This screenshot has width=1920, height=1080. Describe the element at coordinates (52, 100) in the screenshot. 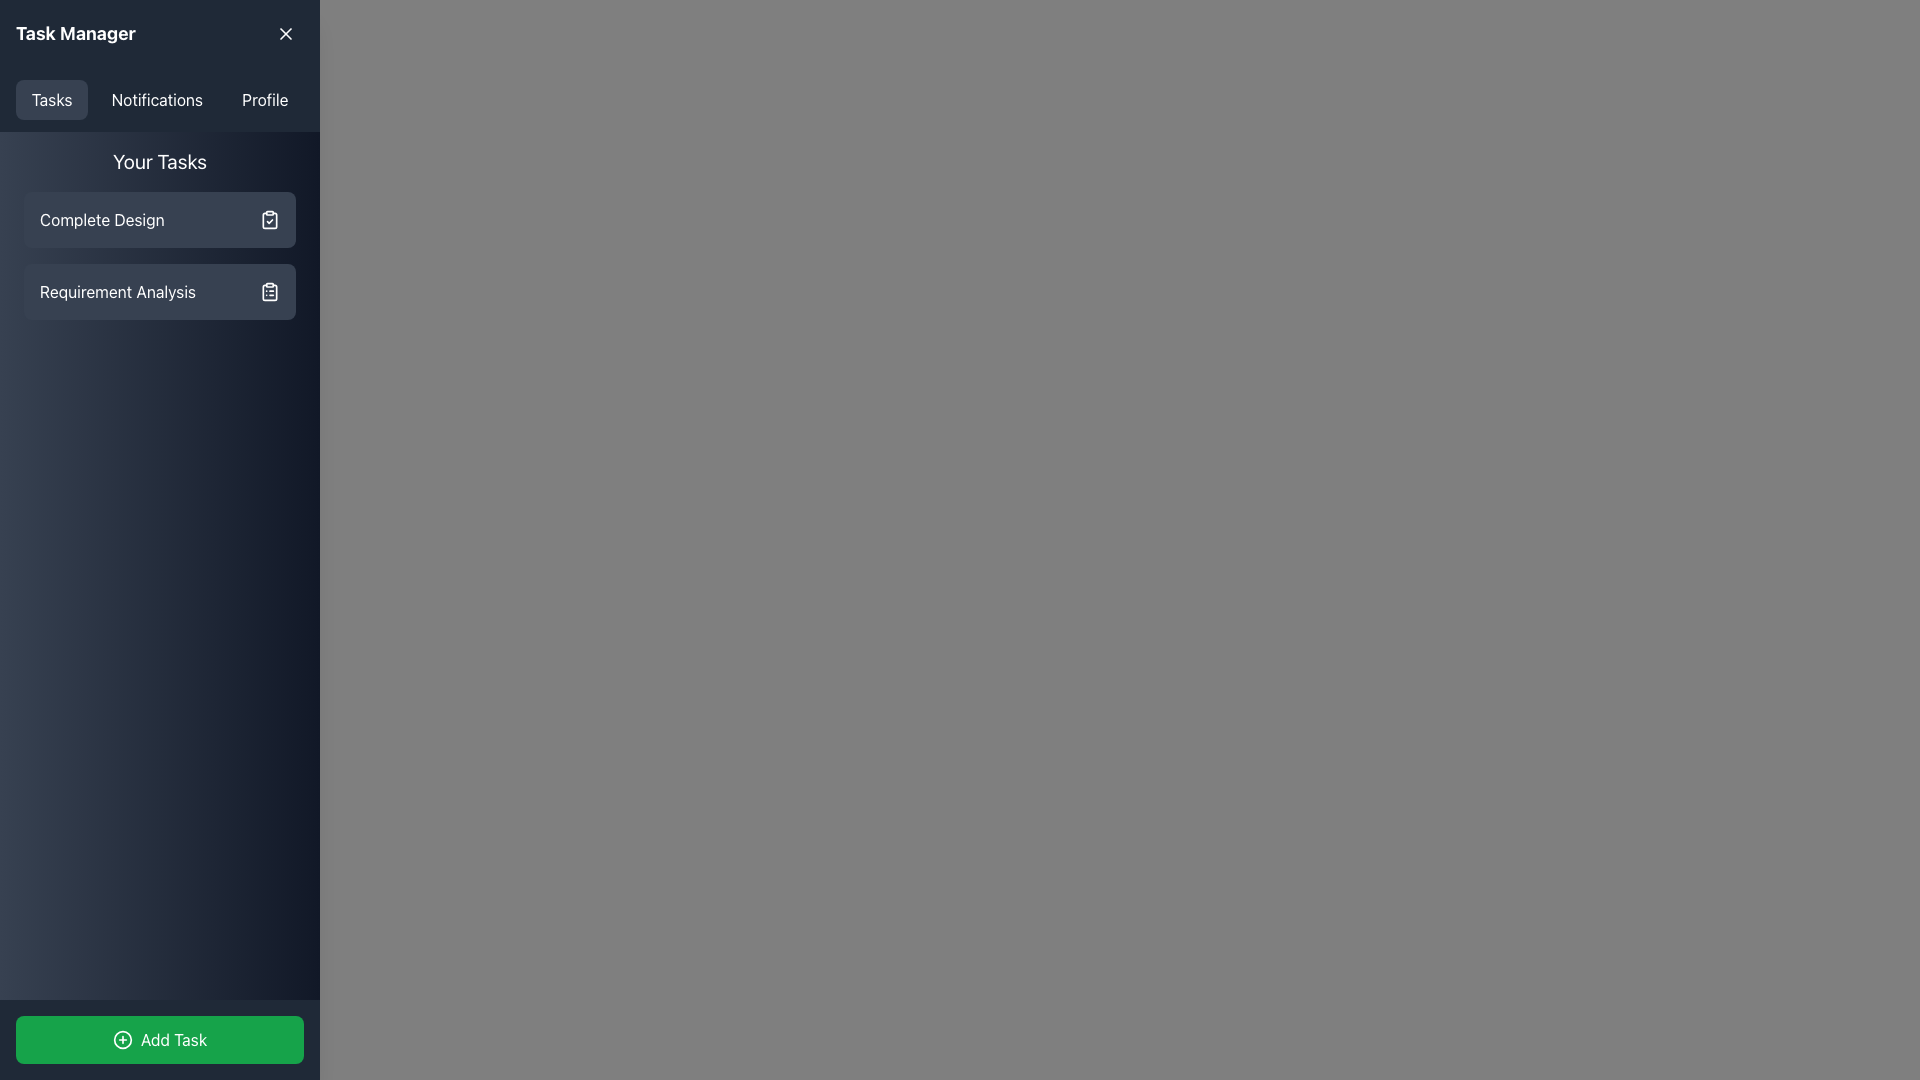

I see `the leftmost button in the row` at that location.